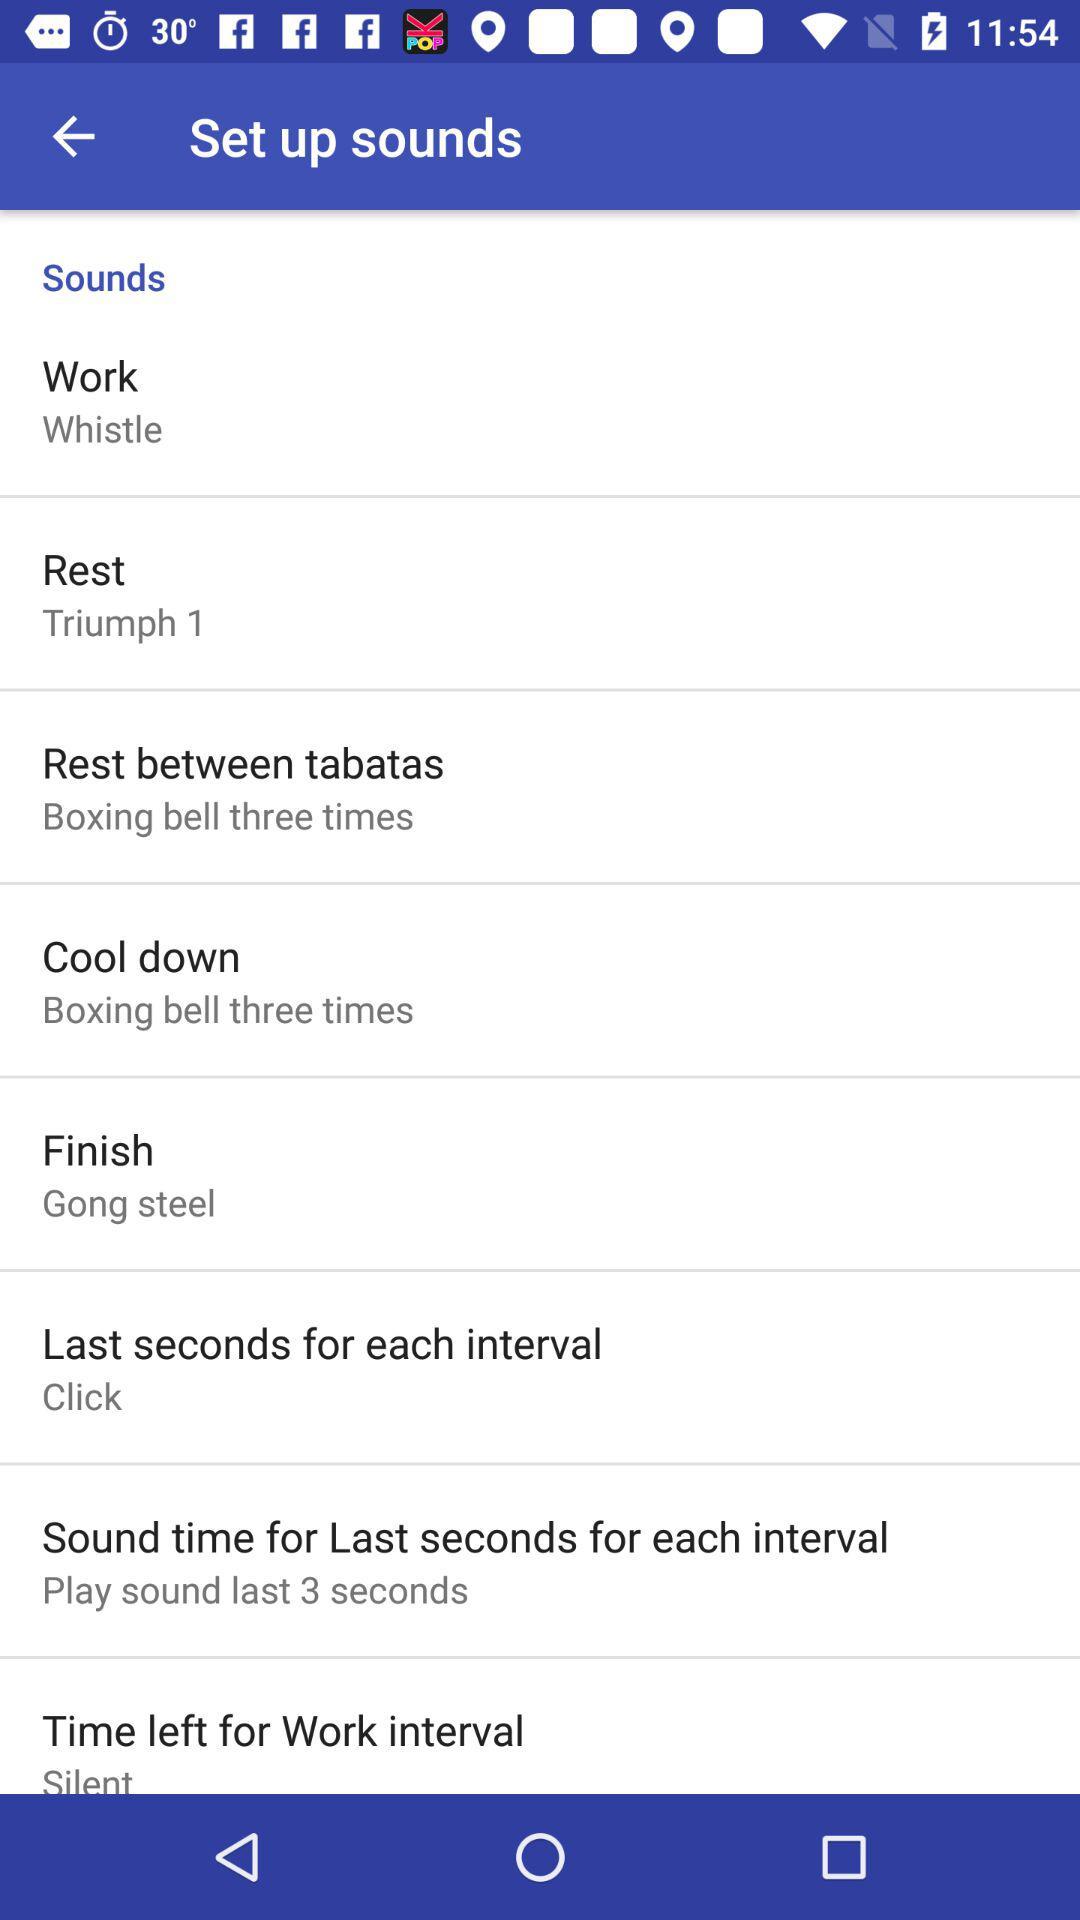  What do you see at coordinates (98, 1148) in the screenshot?
I see `item below the boxing bell three icon` at bounding box center [98, 1148].